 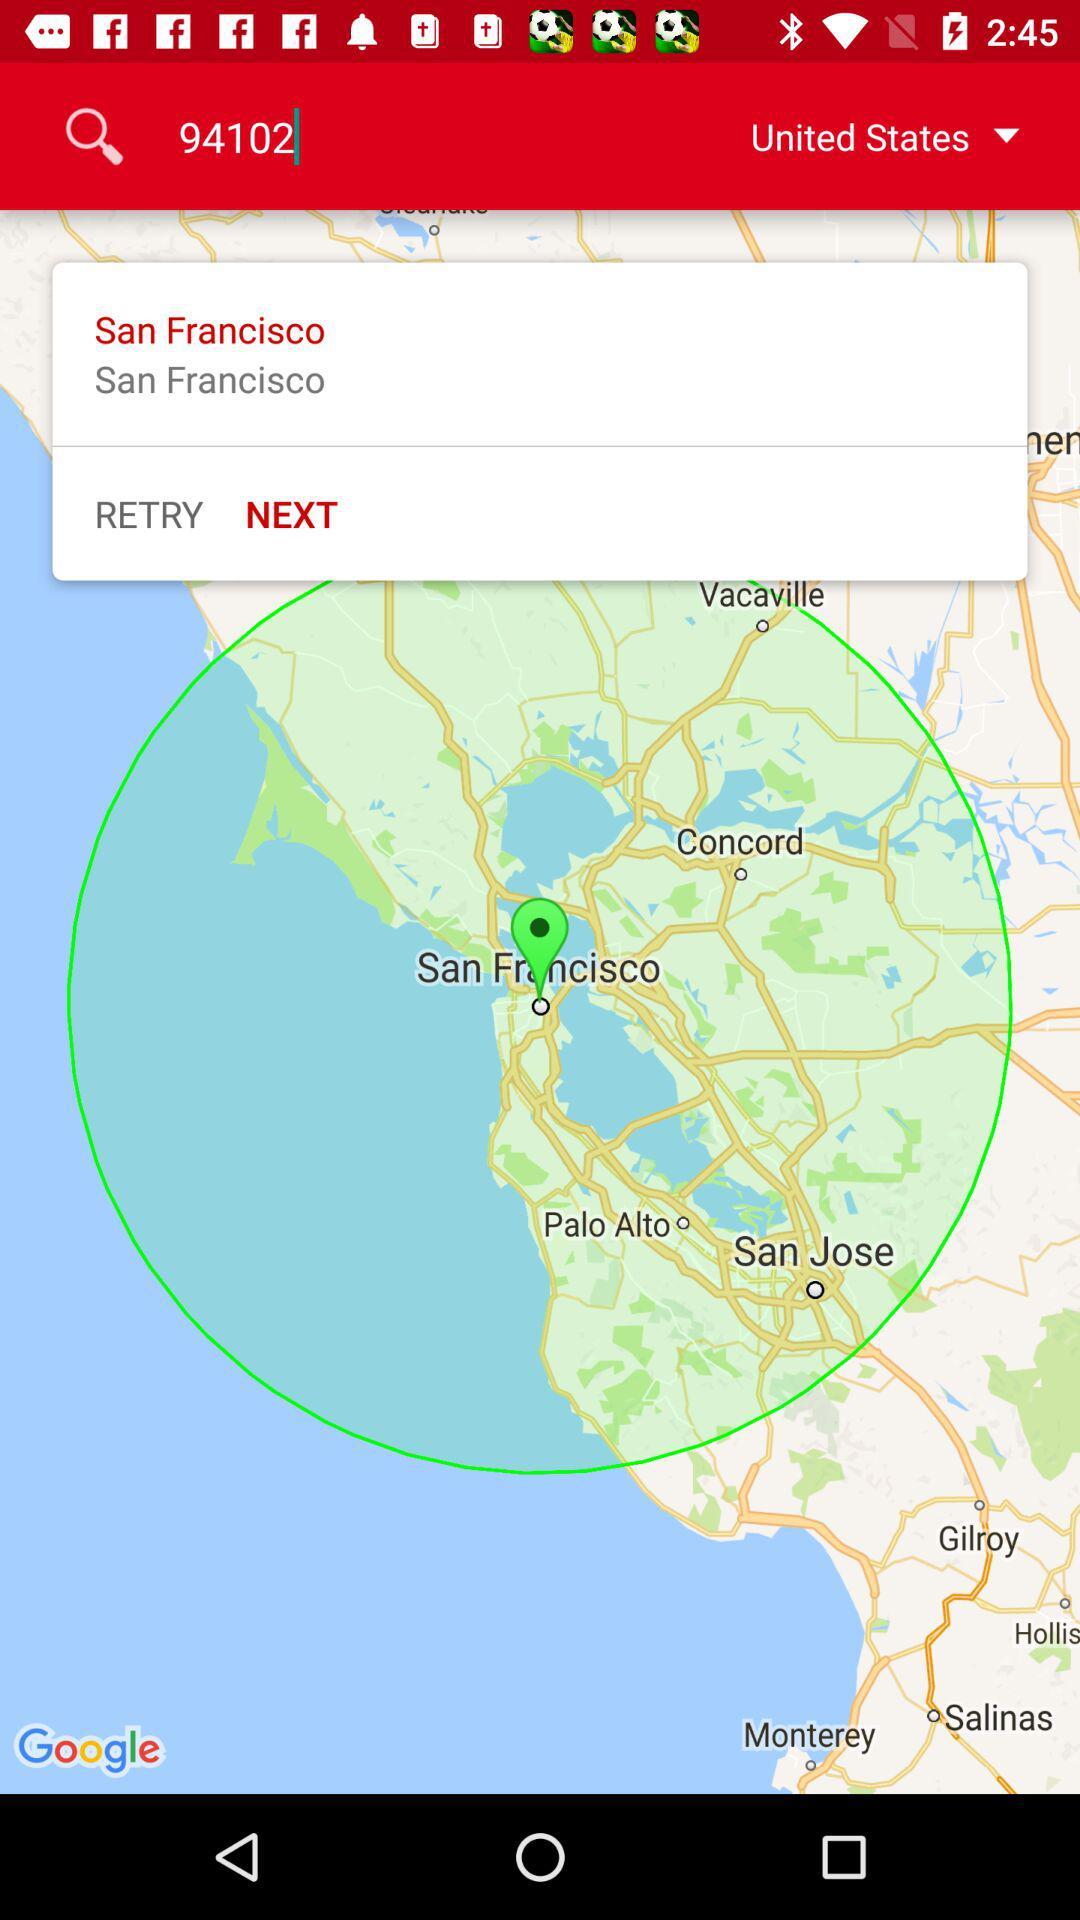 What do you see at coordinates (291, 513) in the screenshot?
I see `the next` at bounding box center [291, 513].